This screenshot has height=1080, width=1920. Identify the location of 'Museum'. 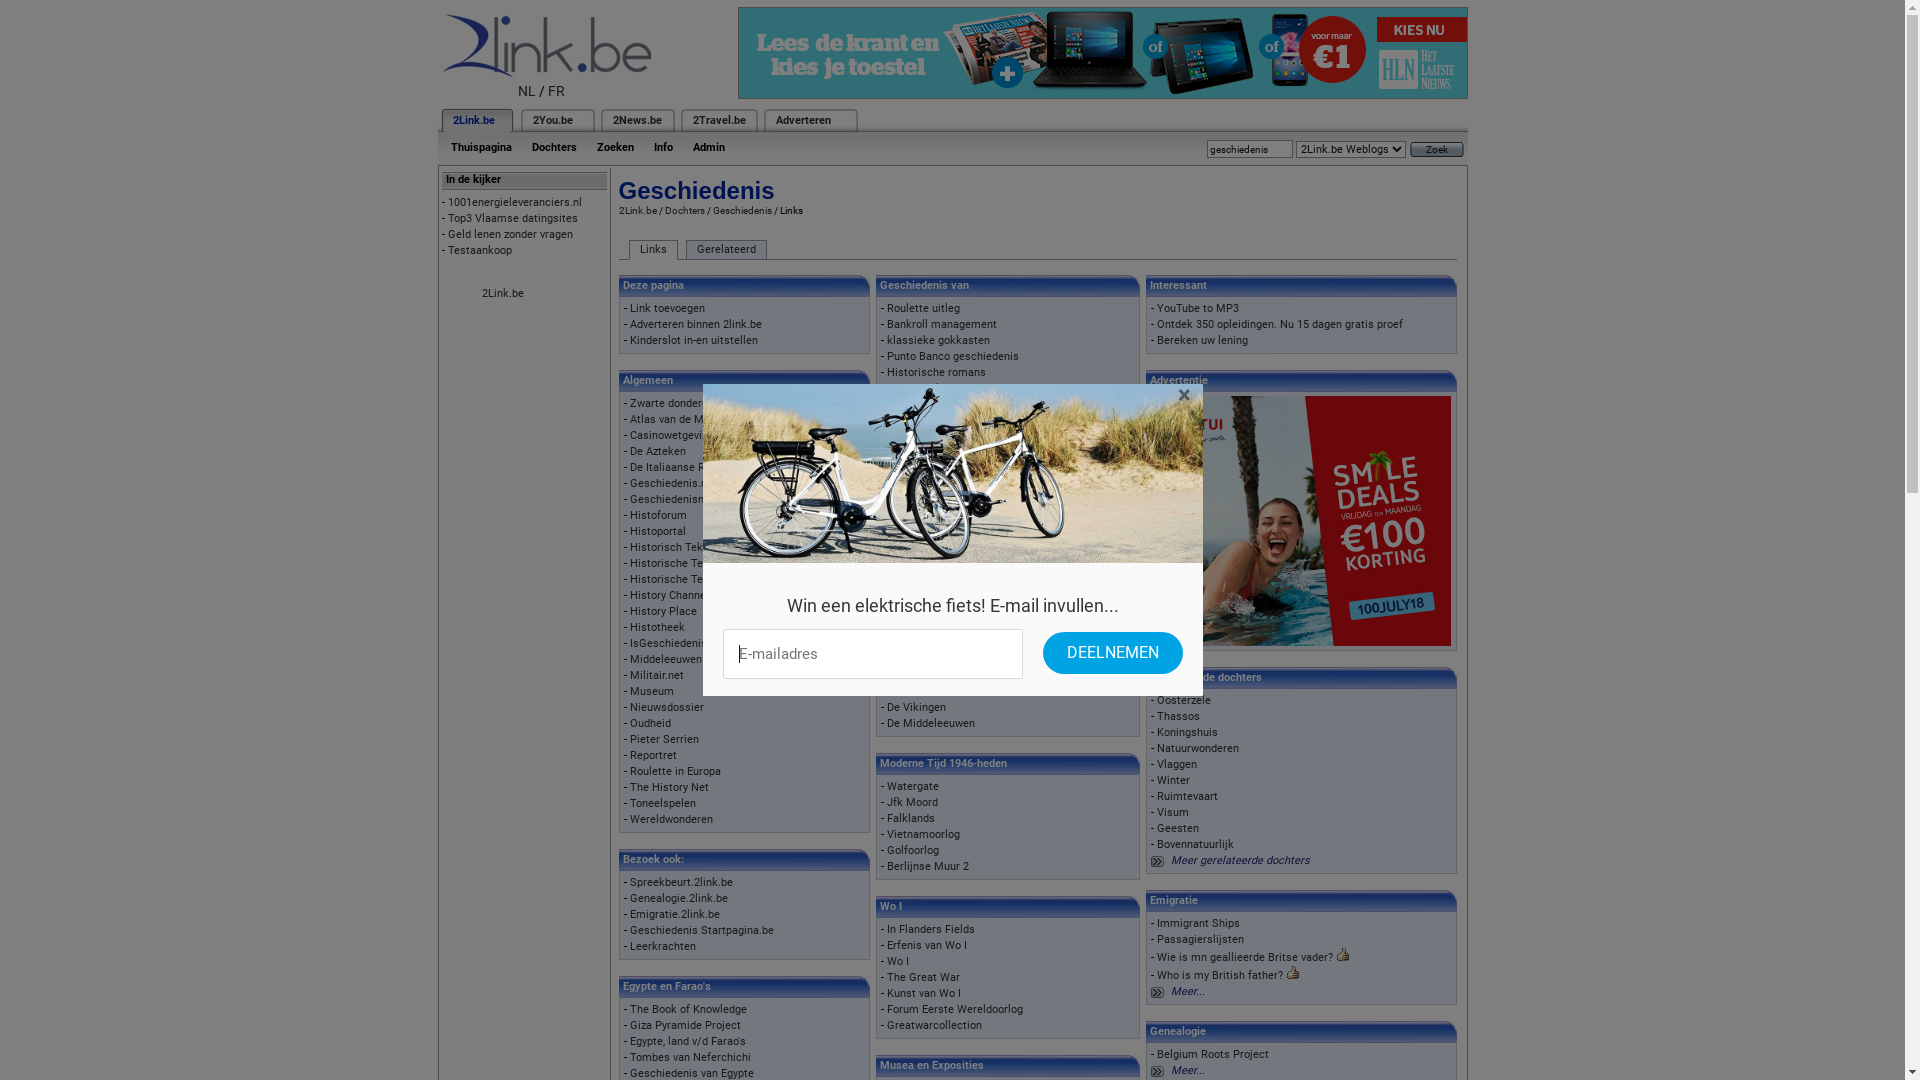
(652, 690).